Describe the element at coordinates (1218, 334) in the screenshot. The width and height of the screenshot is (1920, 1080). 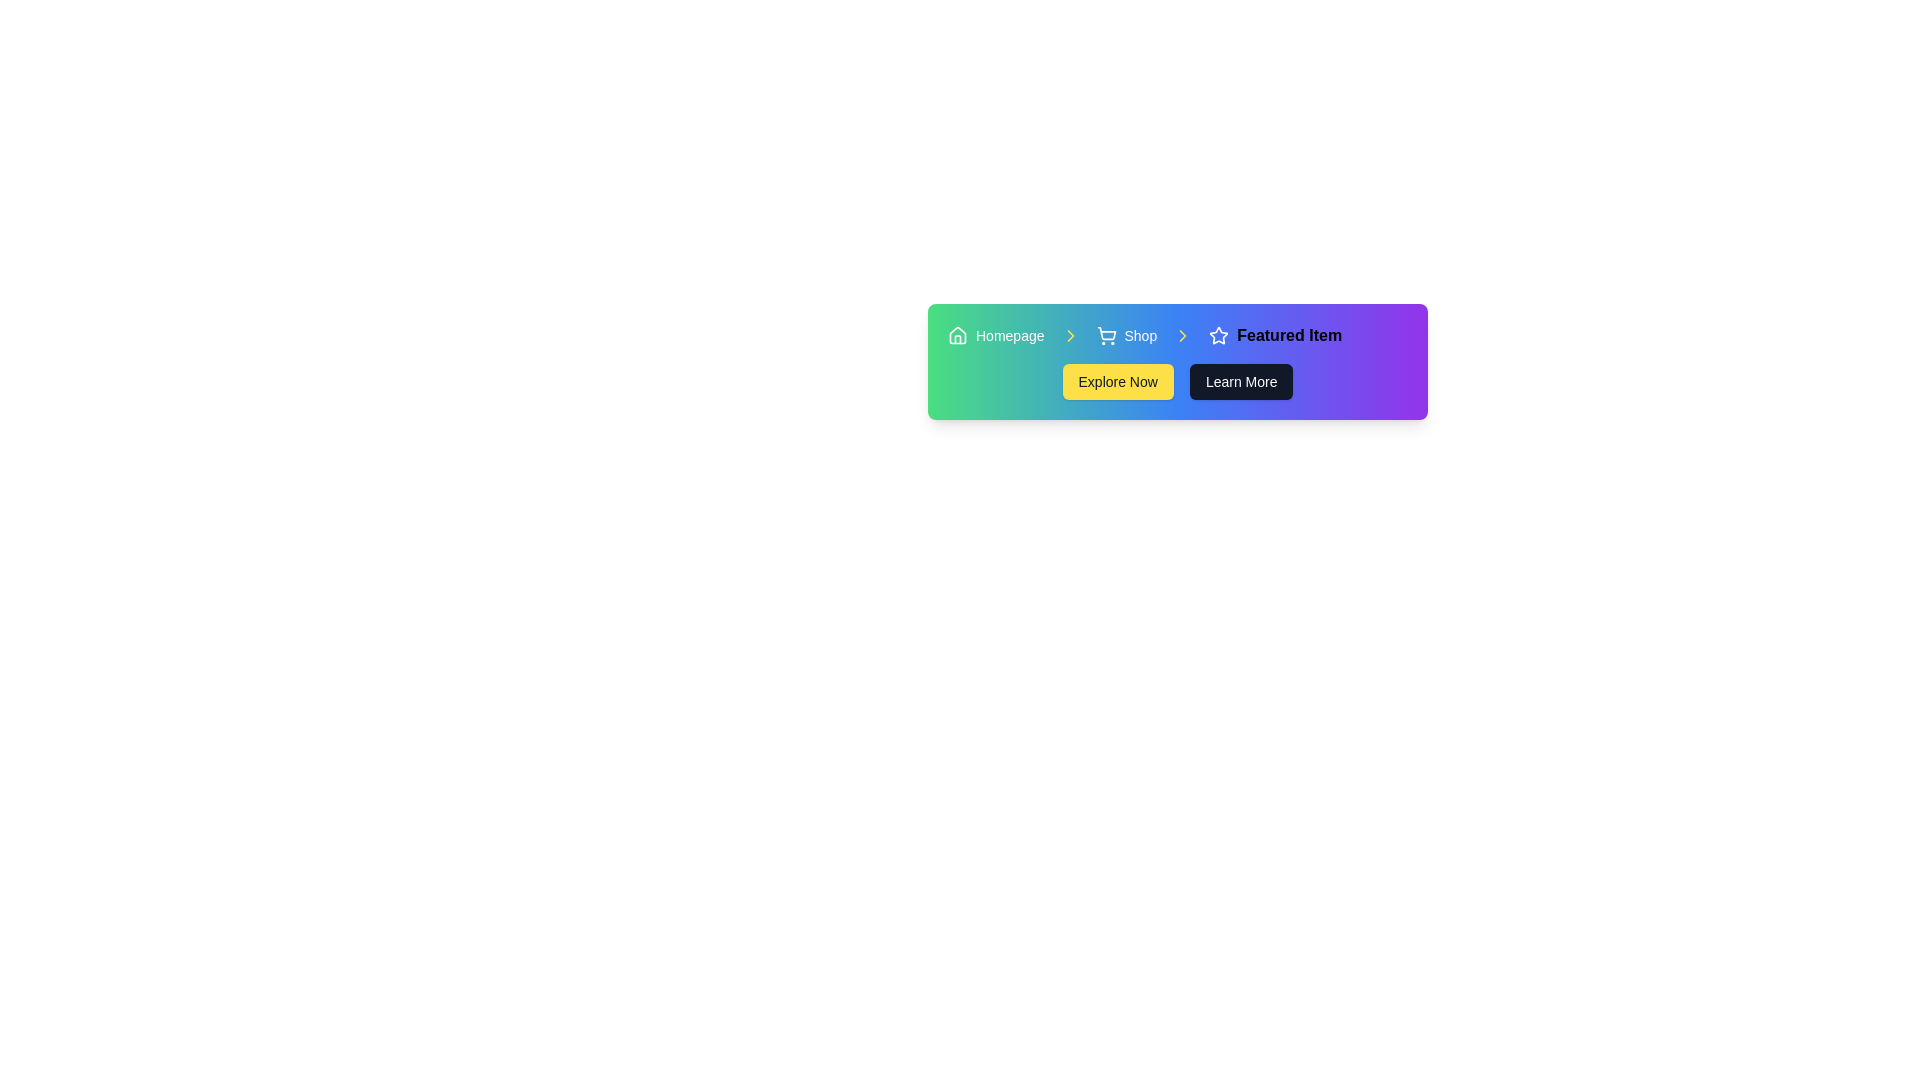
I see `the filled star-like graphic icon located in the breadcrumb navigation bar, situated between the 'Shop' section and the 'Featured Item' section` at that location.